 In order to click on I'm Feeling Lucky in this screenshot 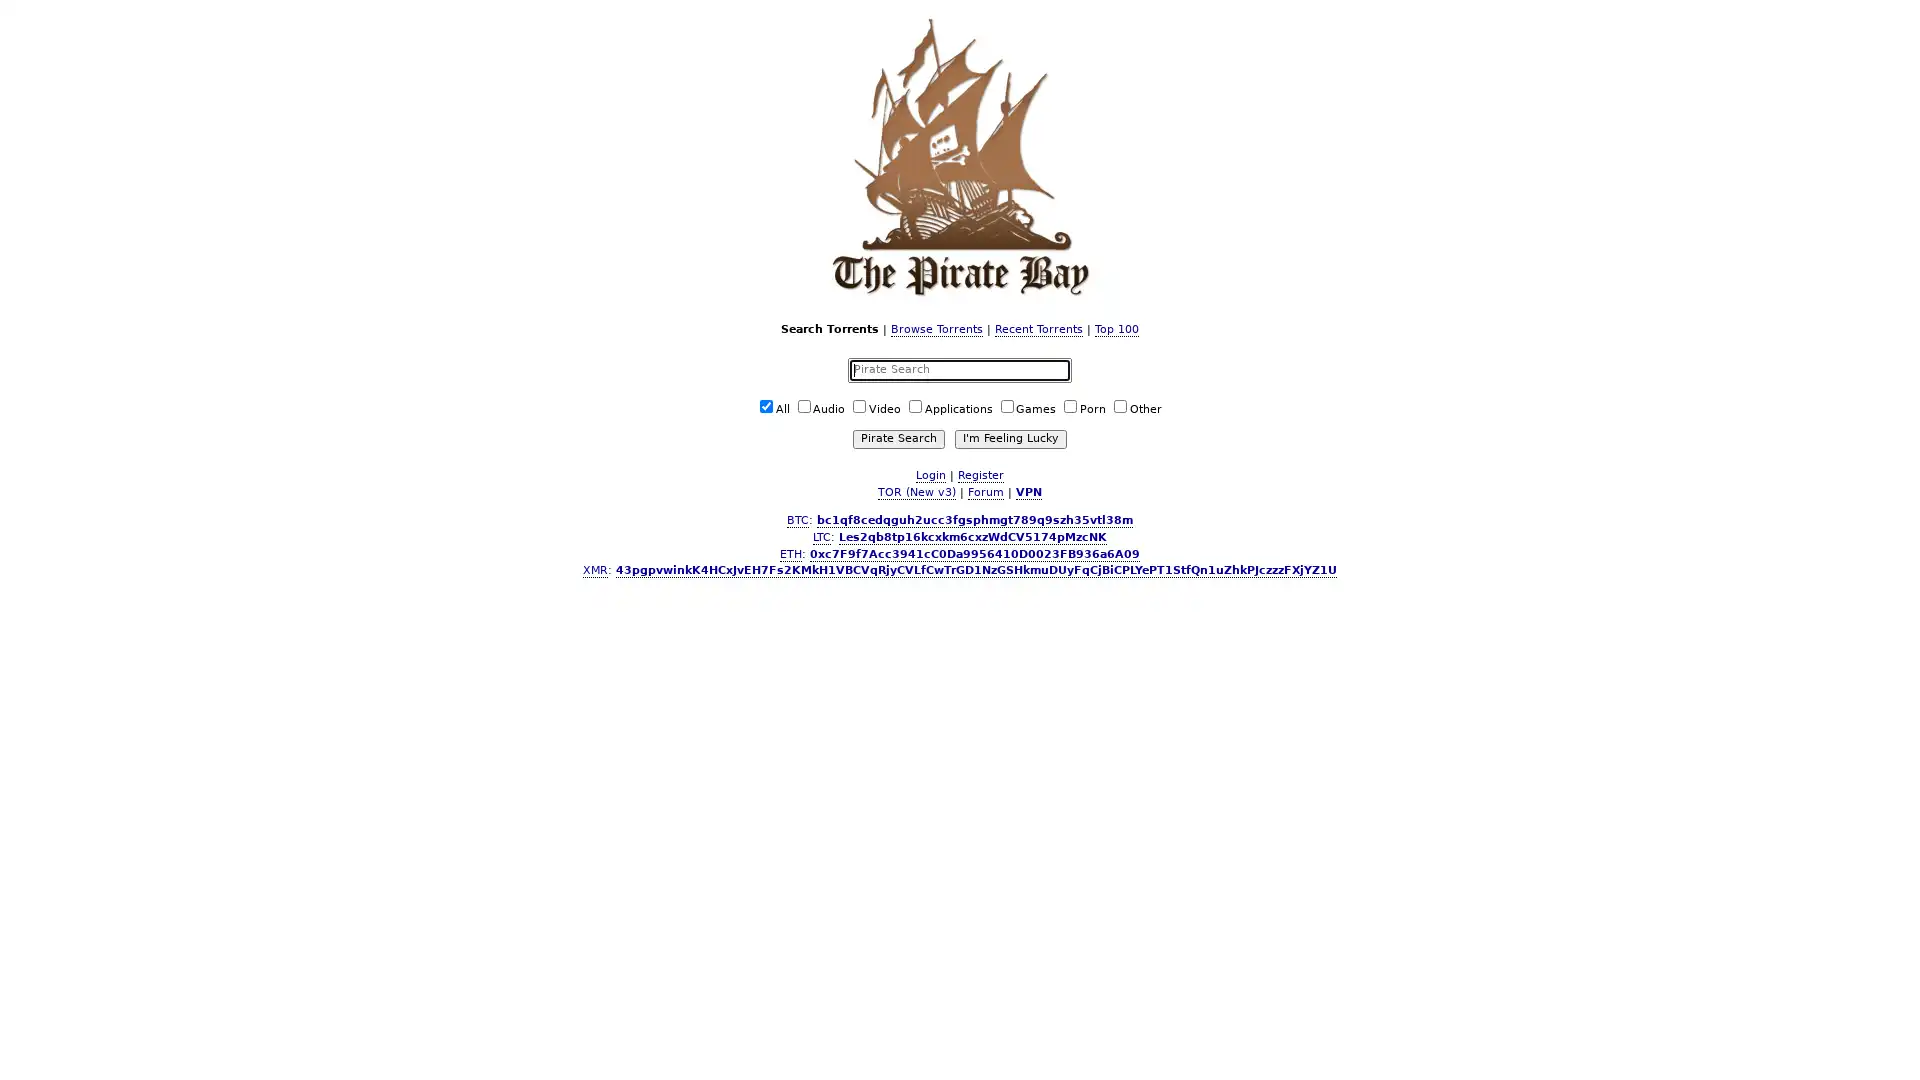, I will do `click(1009, 437)`.